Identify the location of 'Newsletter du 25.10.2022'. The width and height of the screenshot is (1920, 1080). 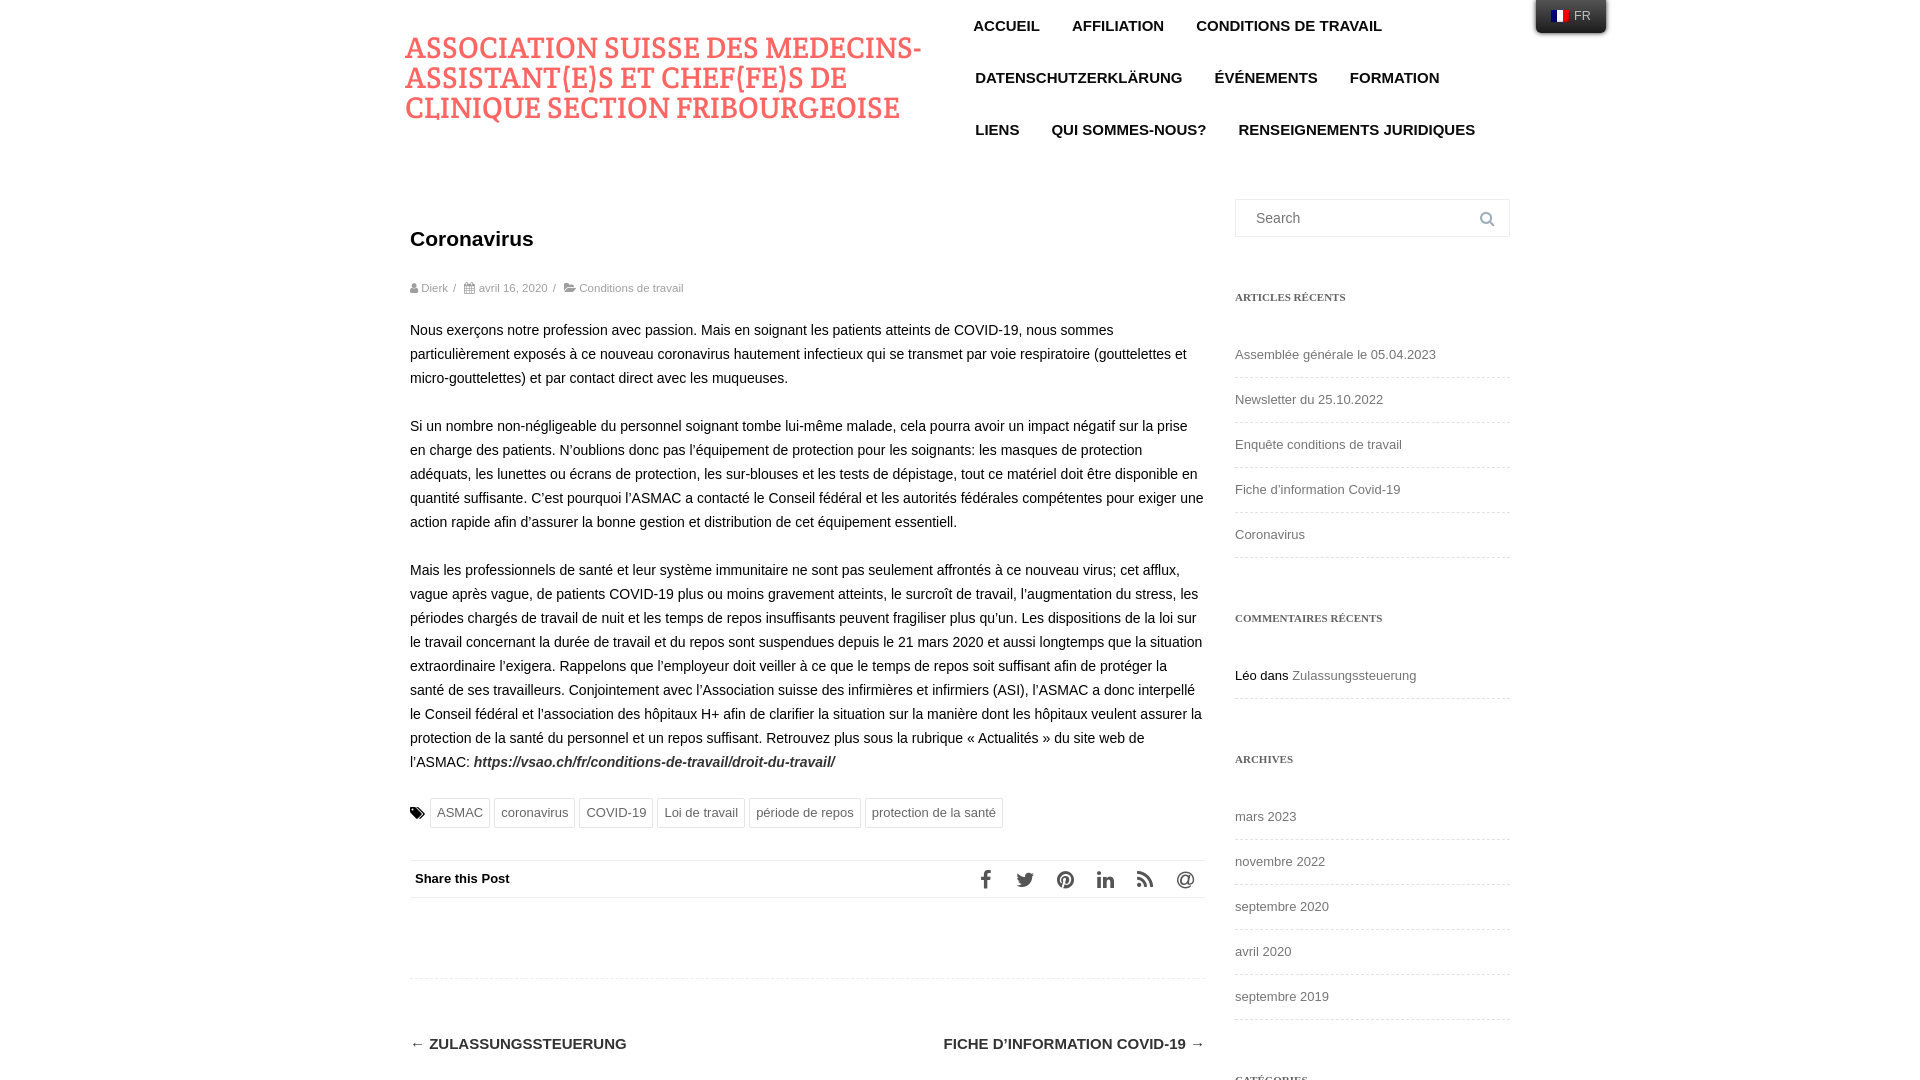
(1309, 399).